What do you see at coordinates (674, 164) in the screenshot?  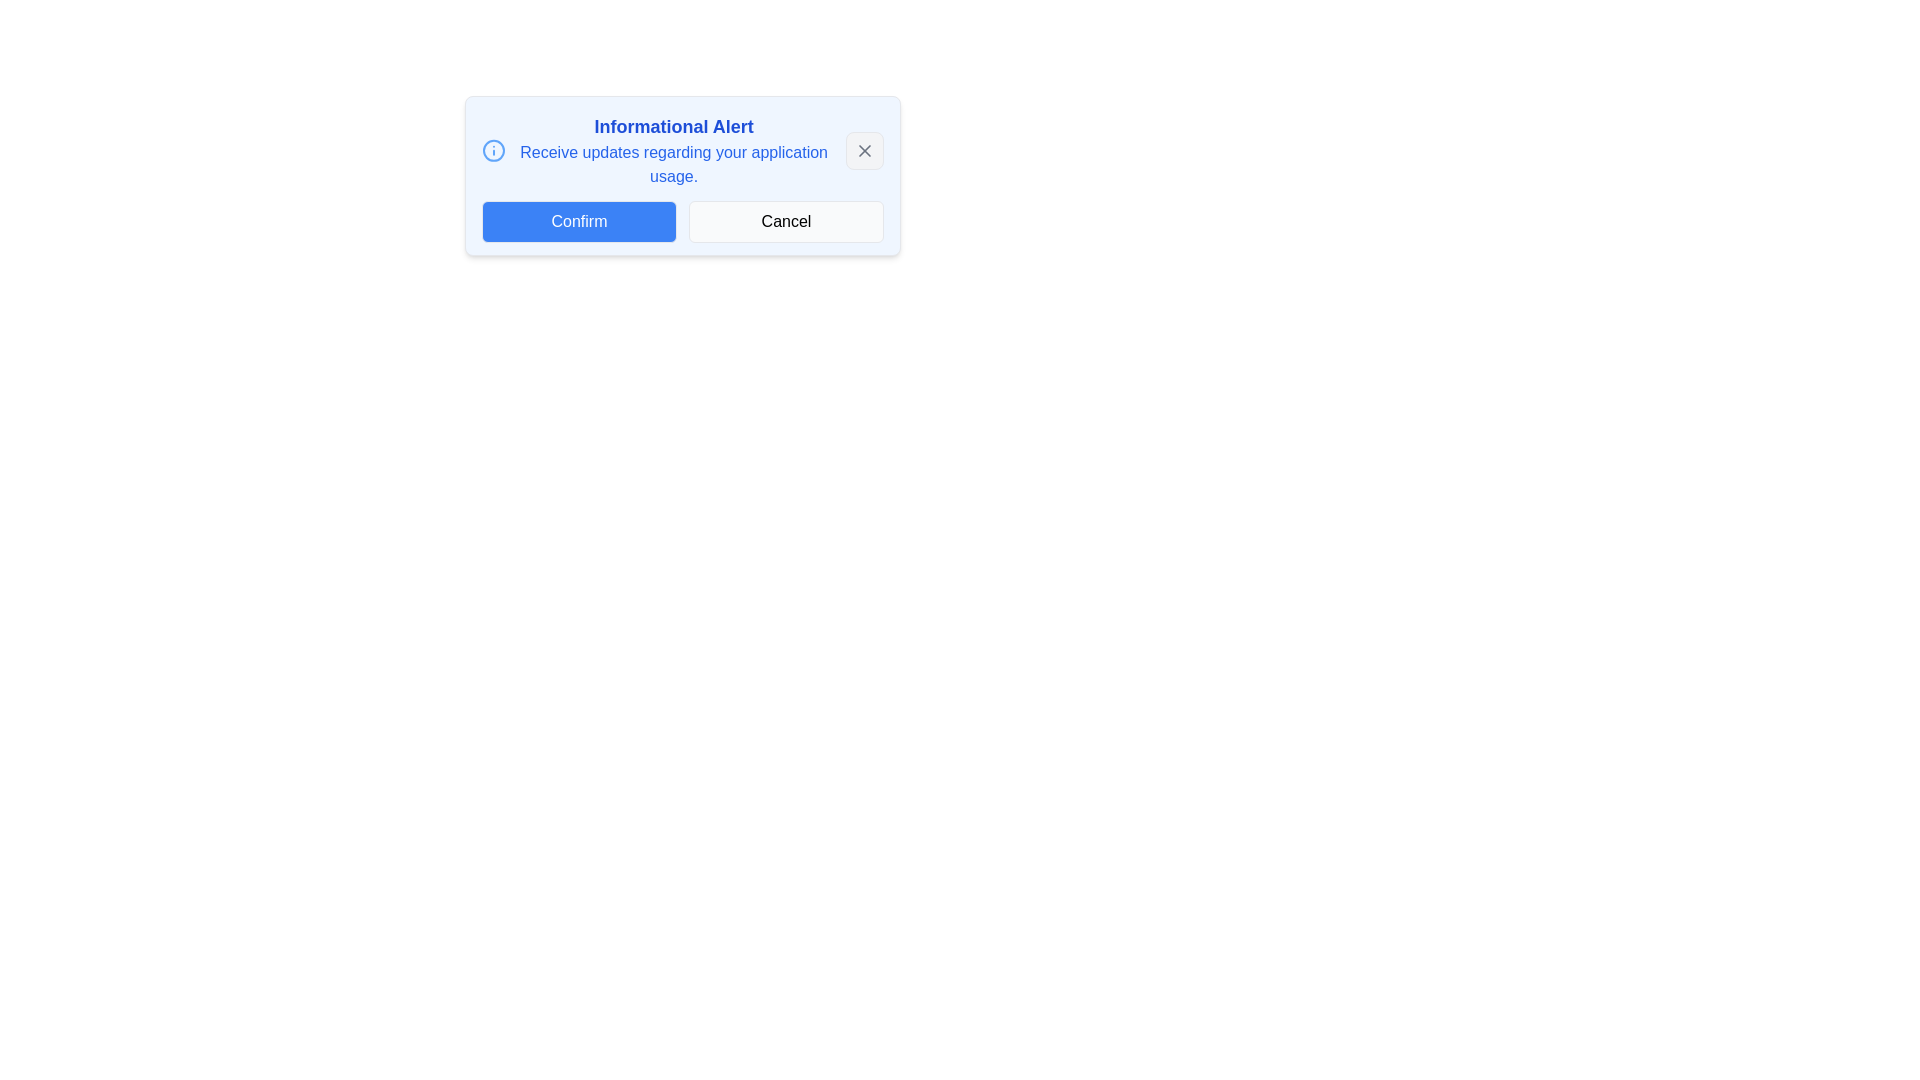 I see `the text label located directly below the 'Informational Alert' title in the modal, which provides updates related to application usage` at bounding box center [674, 164].